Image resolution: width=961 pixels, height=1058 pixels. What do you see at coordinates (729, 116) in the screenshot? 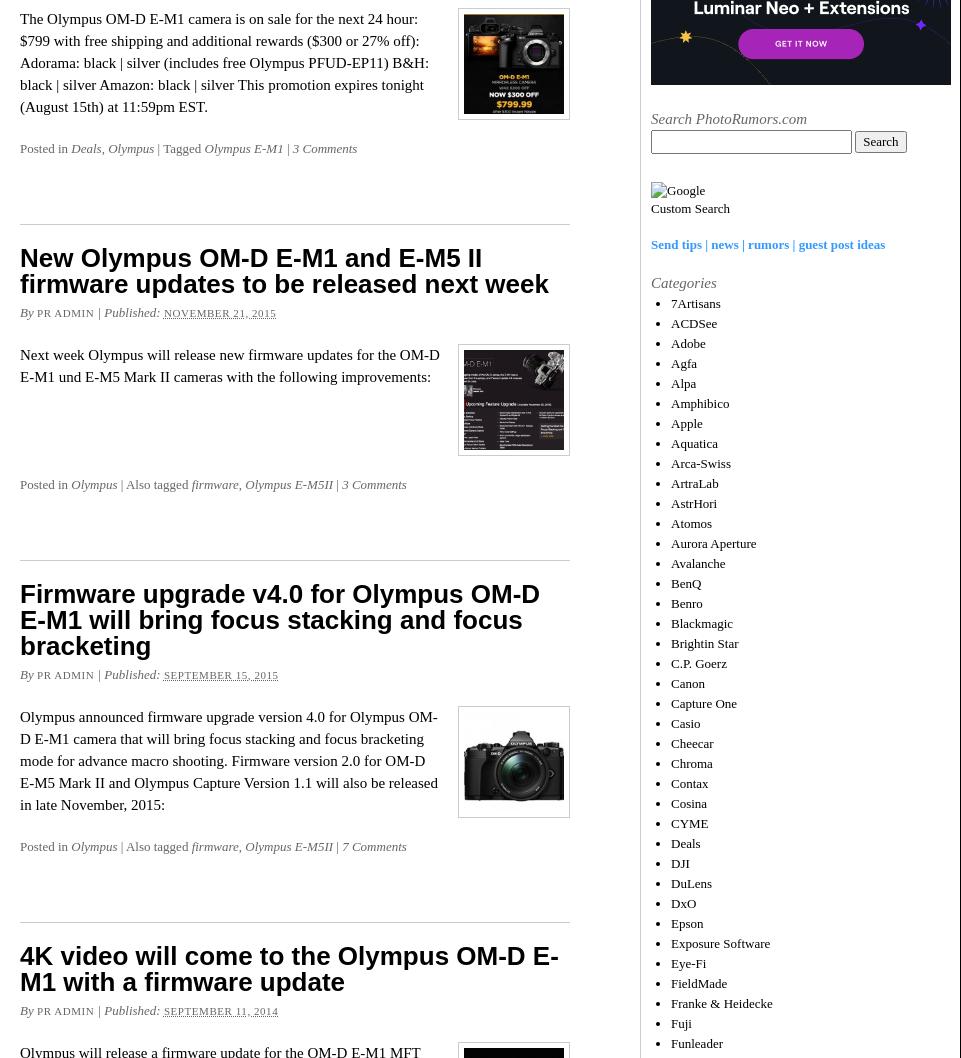
I see `'Search PhotoRumors.com'` at bounding box center [729, 116].